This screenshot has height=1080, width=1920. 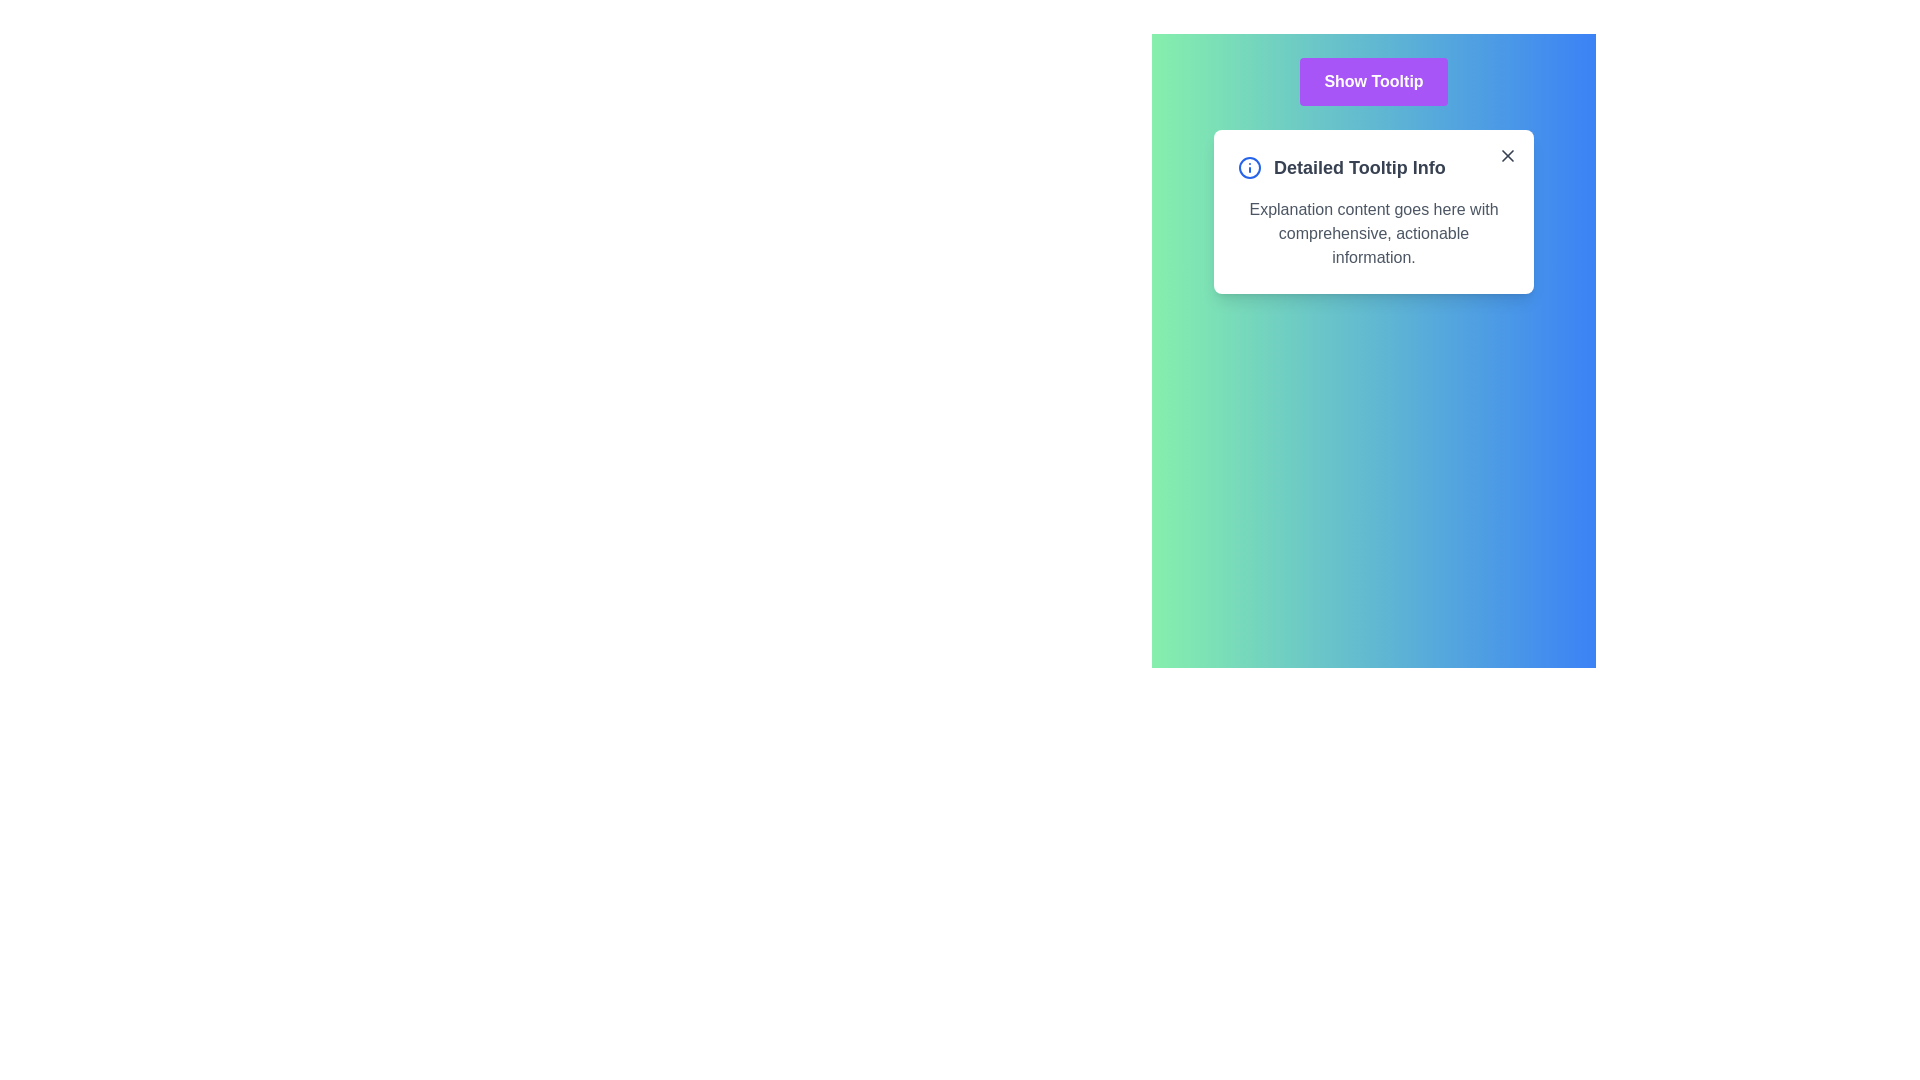 What do you see at coordinates (1248, 167) in the screenshot?
I see `the circular shape with a blue outline that is part of the SVG graphic representing an 'info' symbol within the tooltip icon` at bounding box center [1248, 167].